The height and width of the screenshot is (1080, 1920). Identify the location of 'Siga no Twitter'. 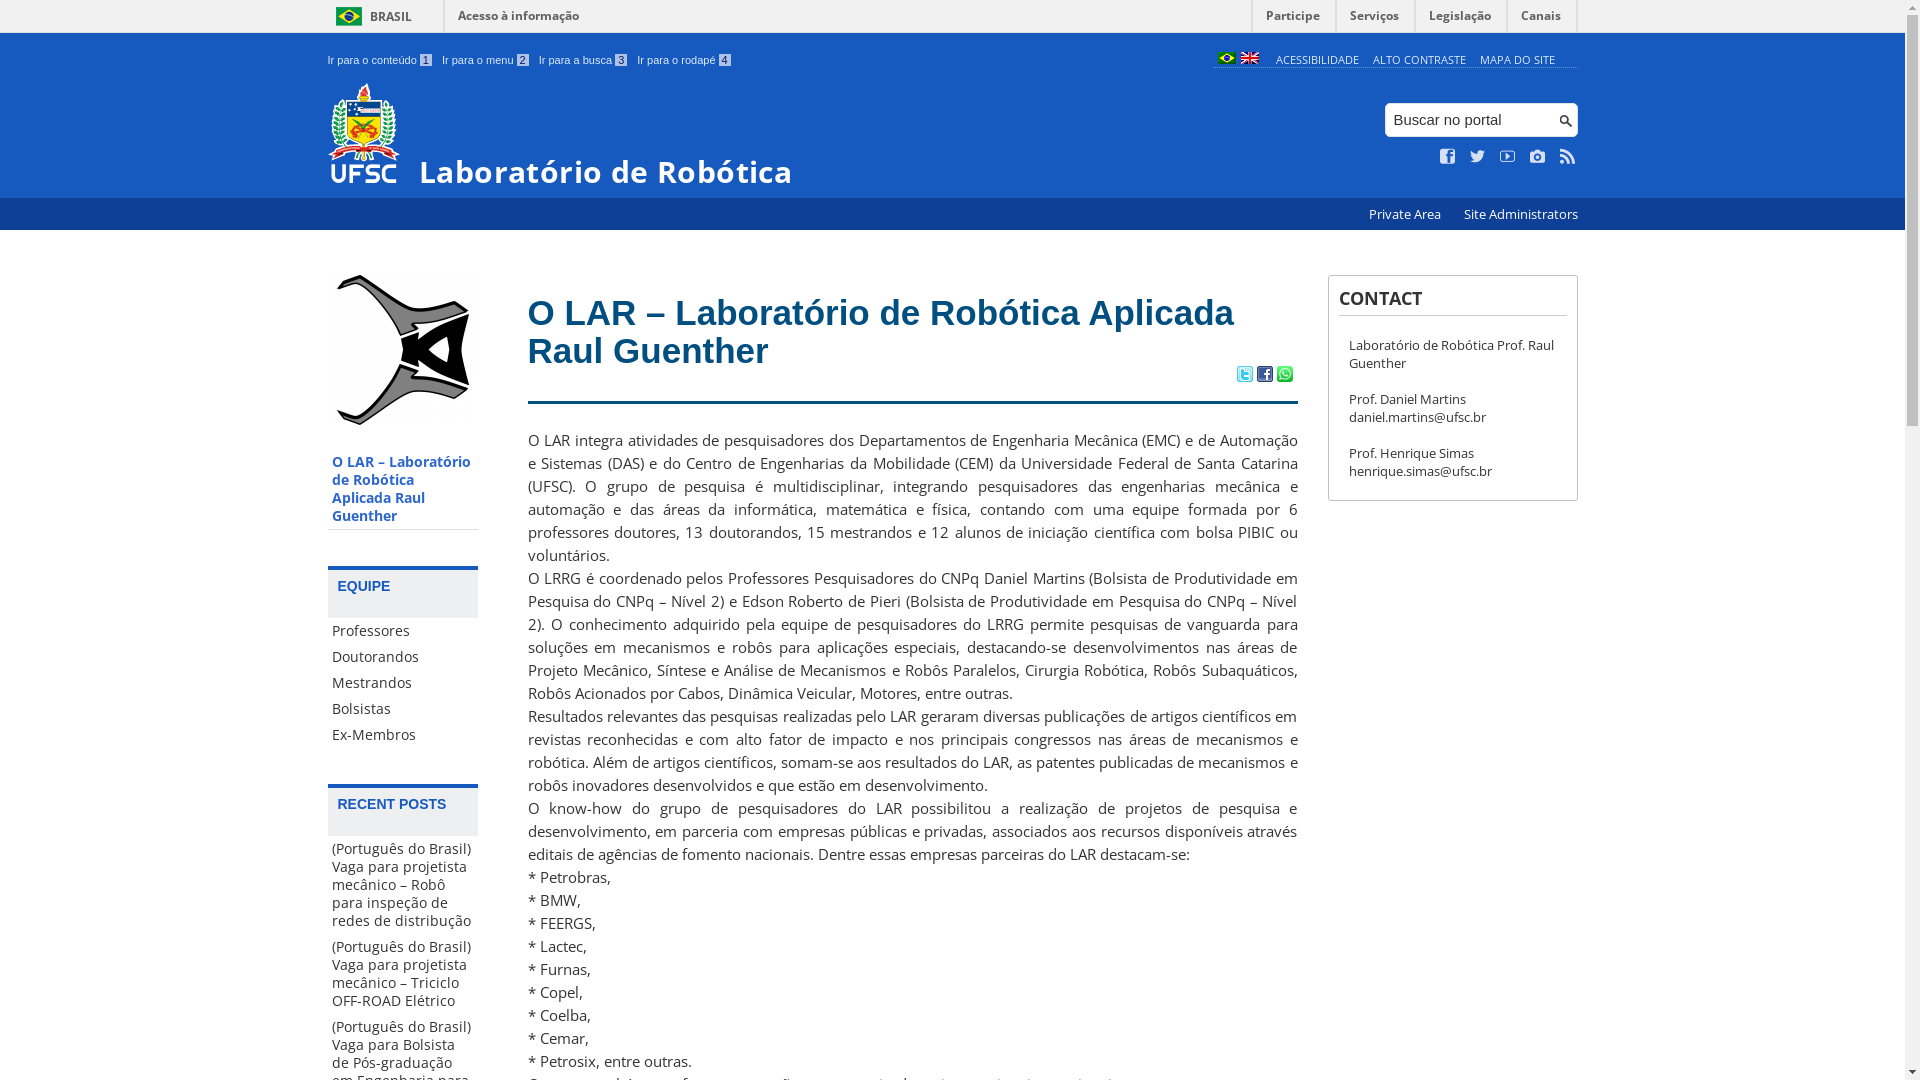
(1469, 156).